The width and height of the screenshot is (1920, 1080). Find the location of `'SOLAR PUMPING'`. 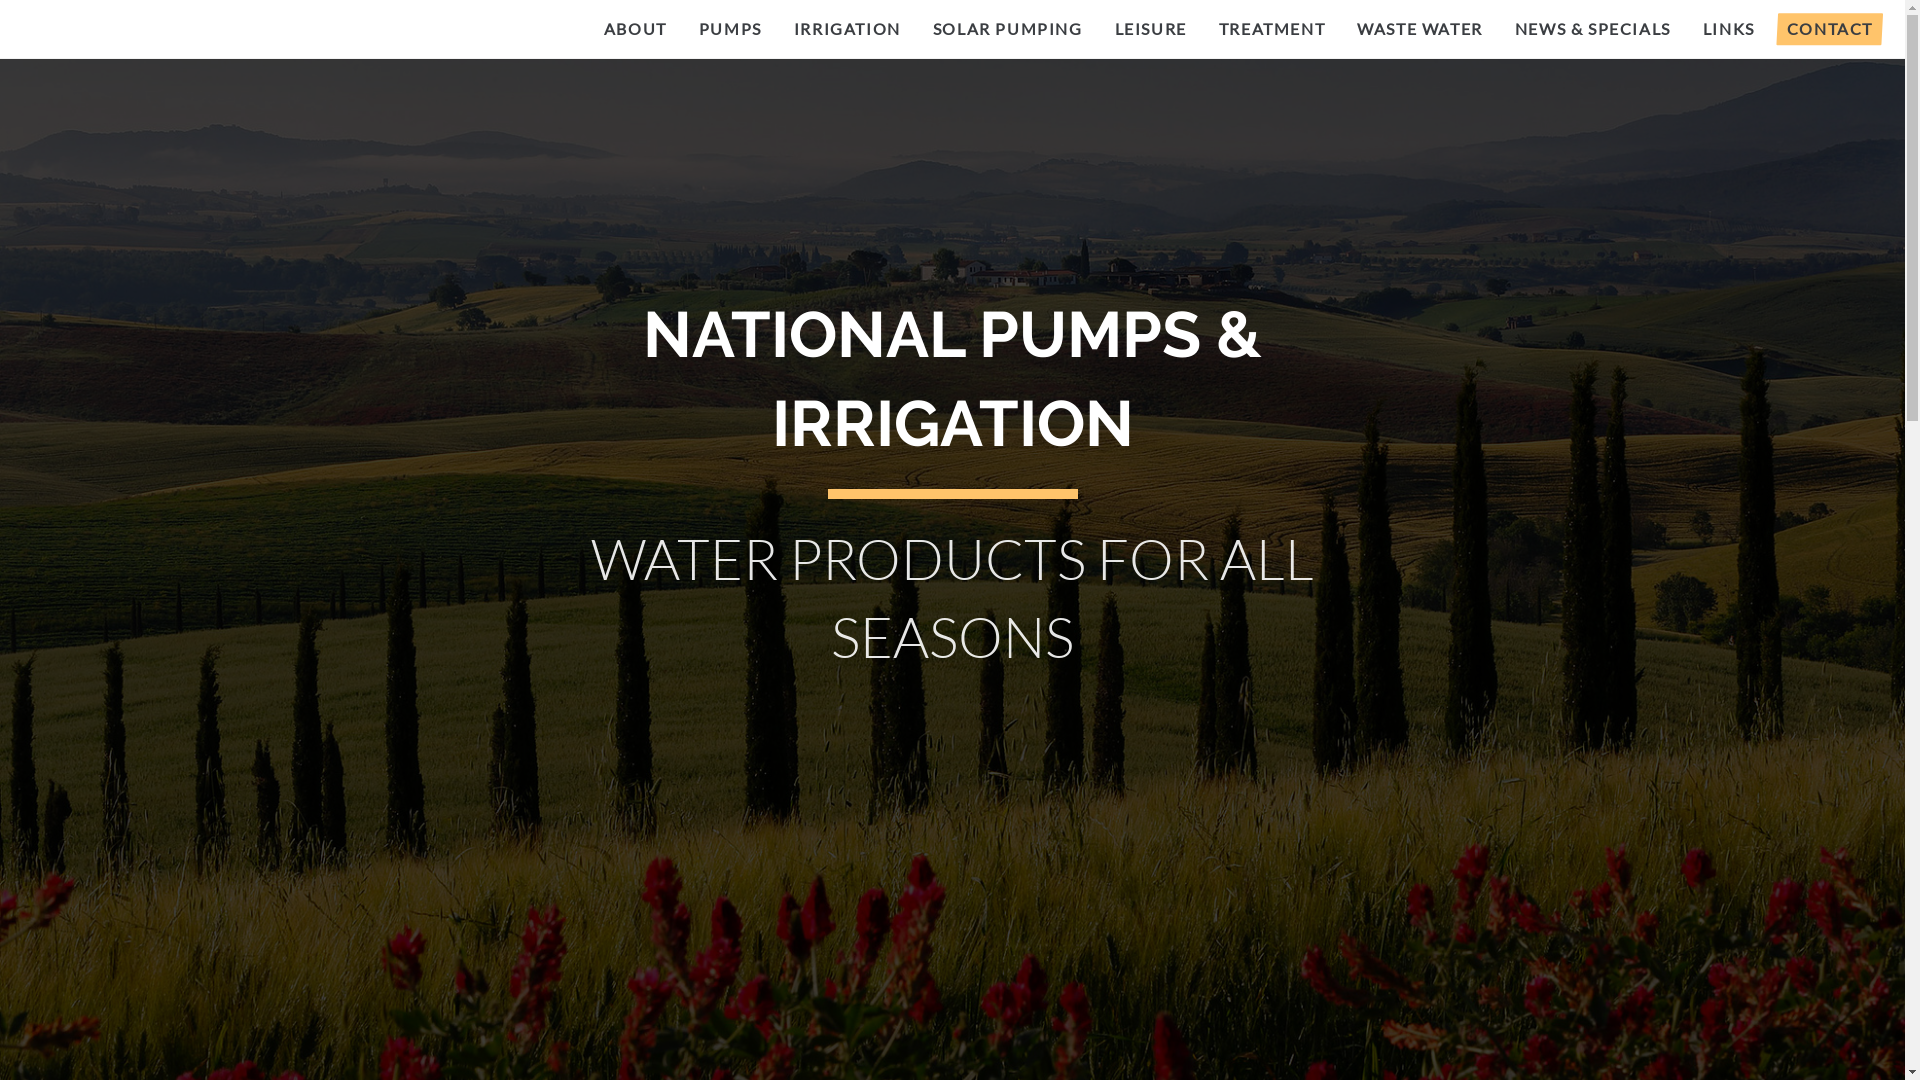

'SOLAR PUMPING' is located at coordinates (915, 29).